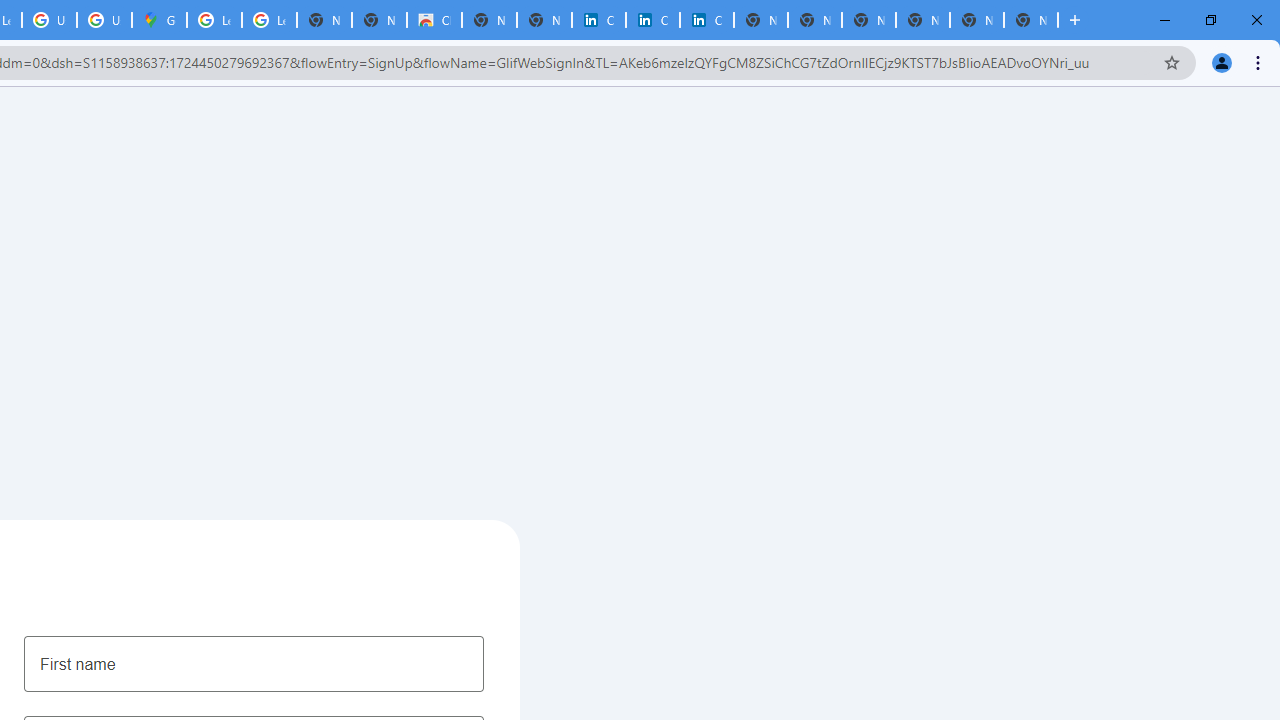 The height and width of the screenshot is (720, 1280). Describe the element at coordinates (253, 663) in the screenshot. I see `'First name'` at that location.